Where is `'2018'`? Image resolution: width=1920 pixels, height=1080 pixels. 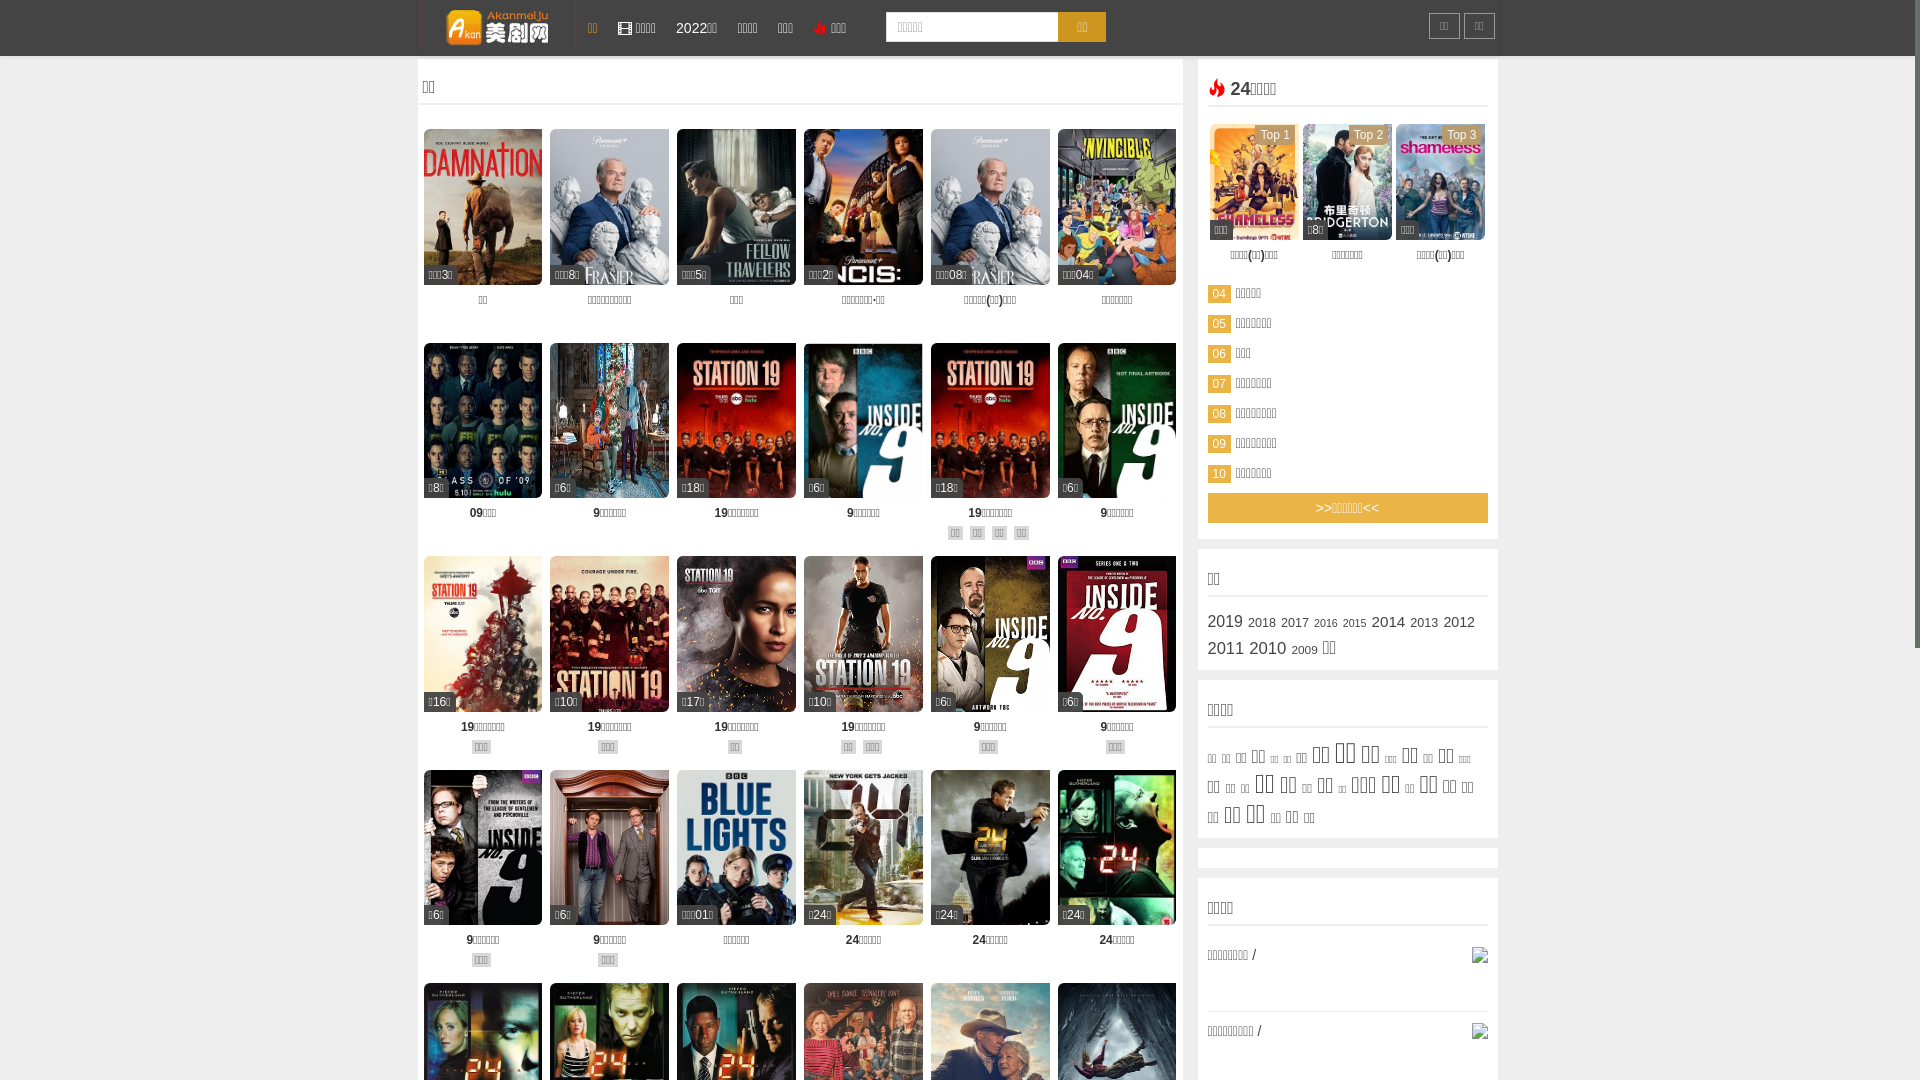
'2018' is located at coordinates (1261, 622).